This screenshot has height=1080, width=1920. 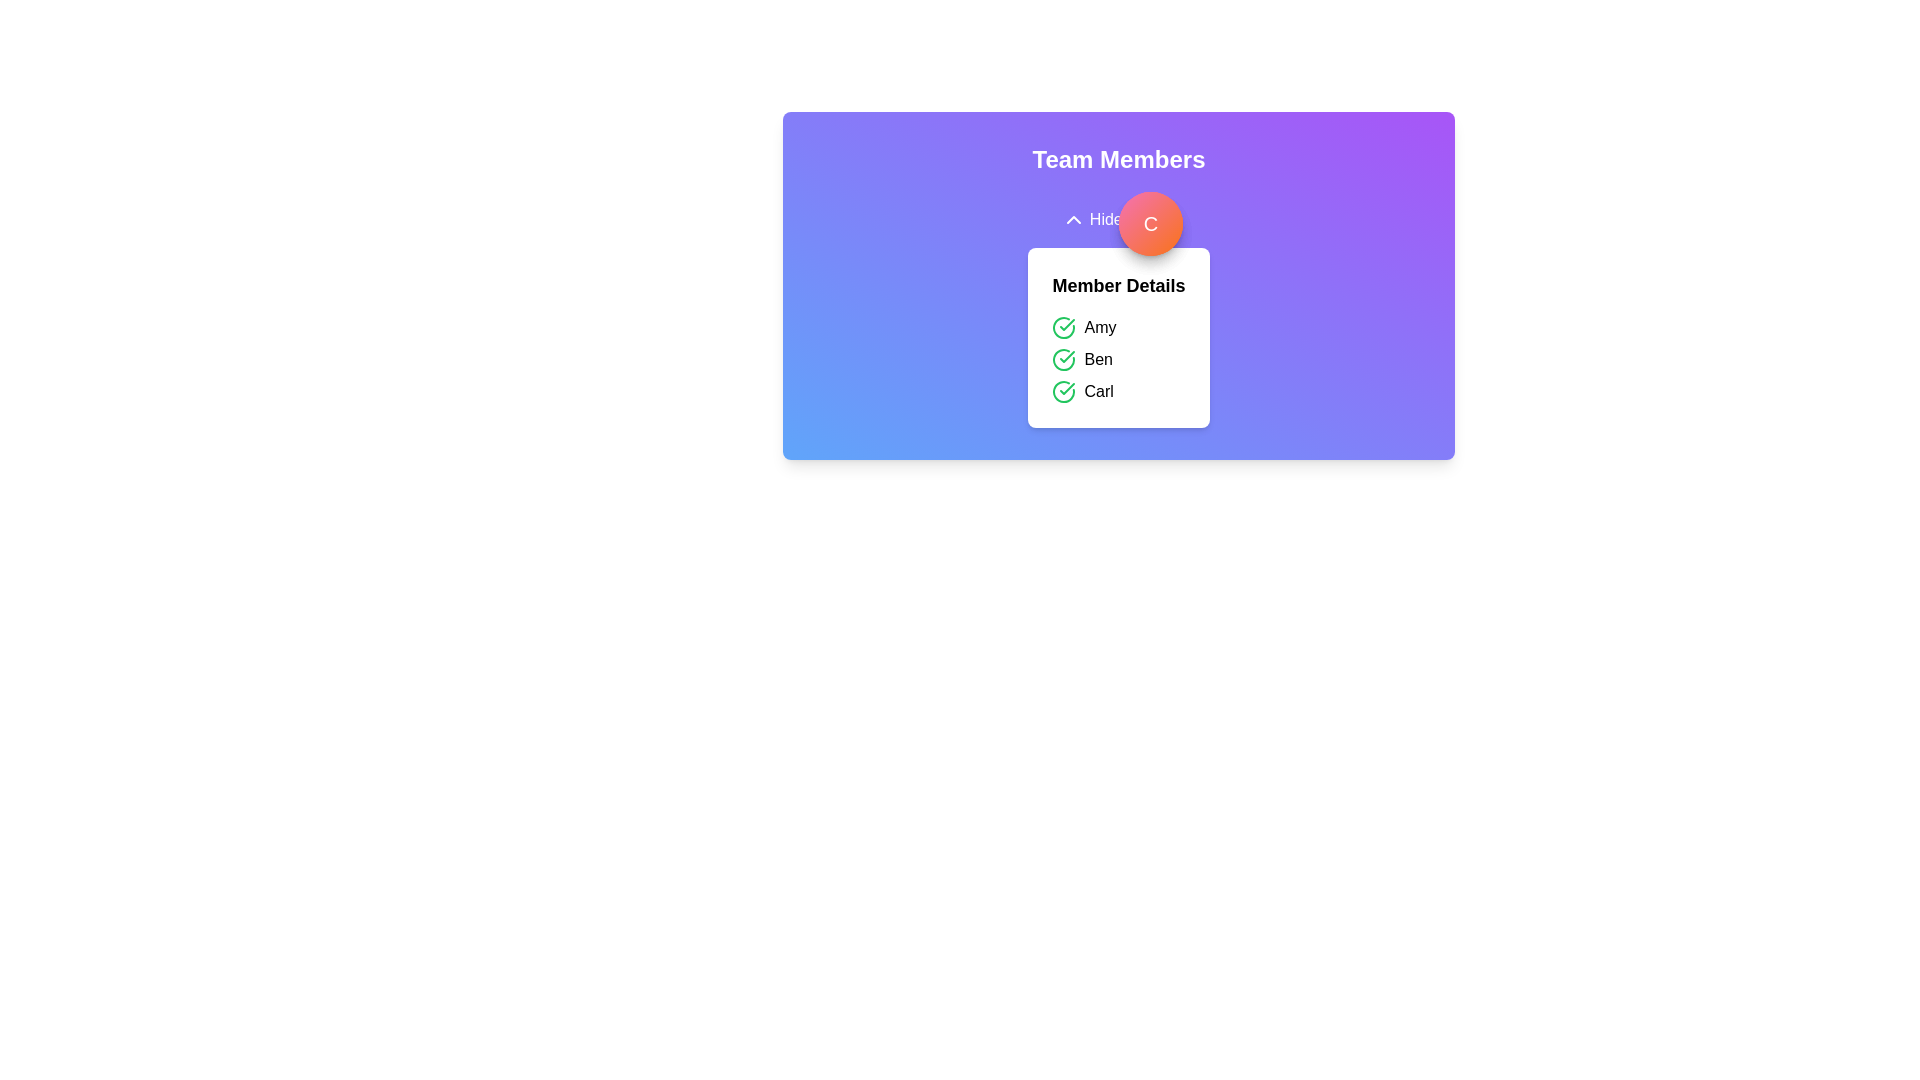 I want to click on the decorative text label positioned to the right of character 'A' and left of the third character in the circular gradient component, located near the top center of the 'Team Members' panel, so click(x=1151, y=223).